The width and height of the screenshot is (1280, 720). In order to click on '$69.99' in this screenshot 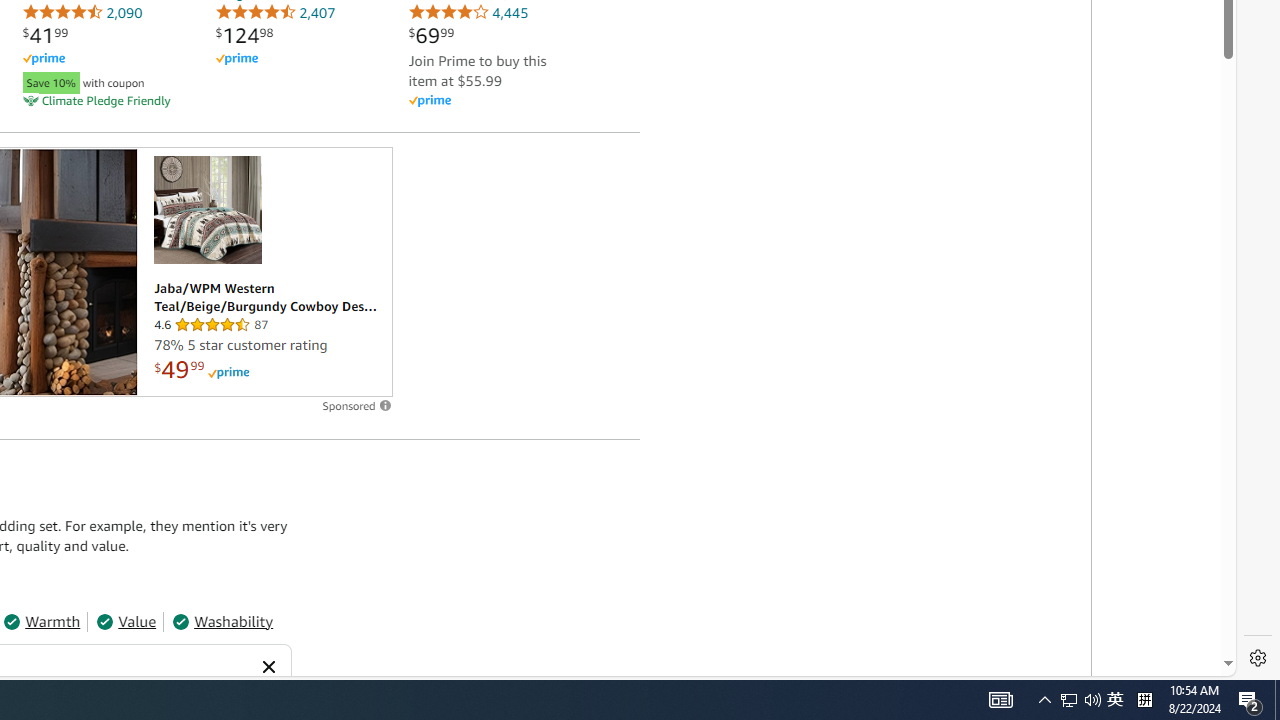, I will do `click(430, 35)`.